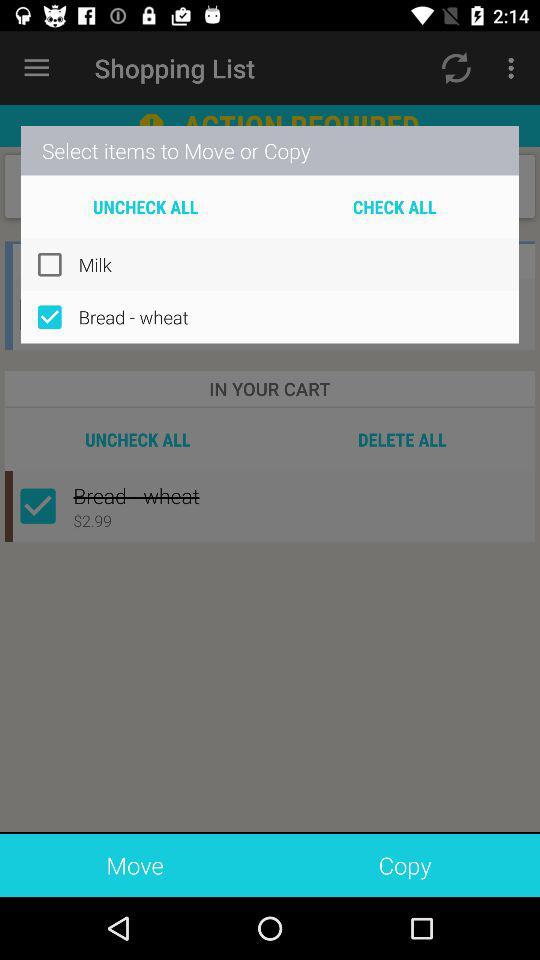 The height and width of the screenshot is (960, 540). Describe the element at coordinates (144, 206) in the screenshot. I see `item below select items to icon` at that location.